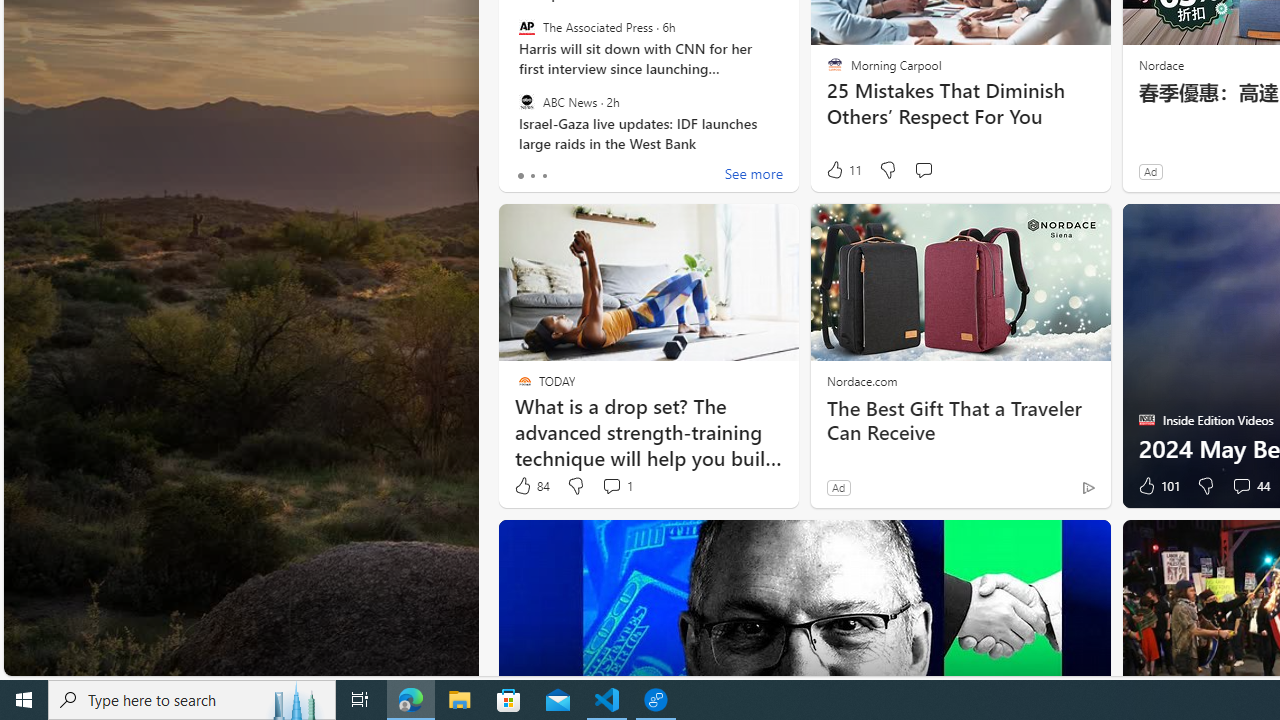 The height and width of the screenshot is (720, 1280). What do you see at coordinates (532, 175) in the screenshot?
I see `'tab-1'` at bounding box center [532, 175].